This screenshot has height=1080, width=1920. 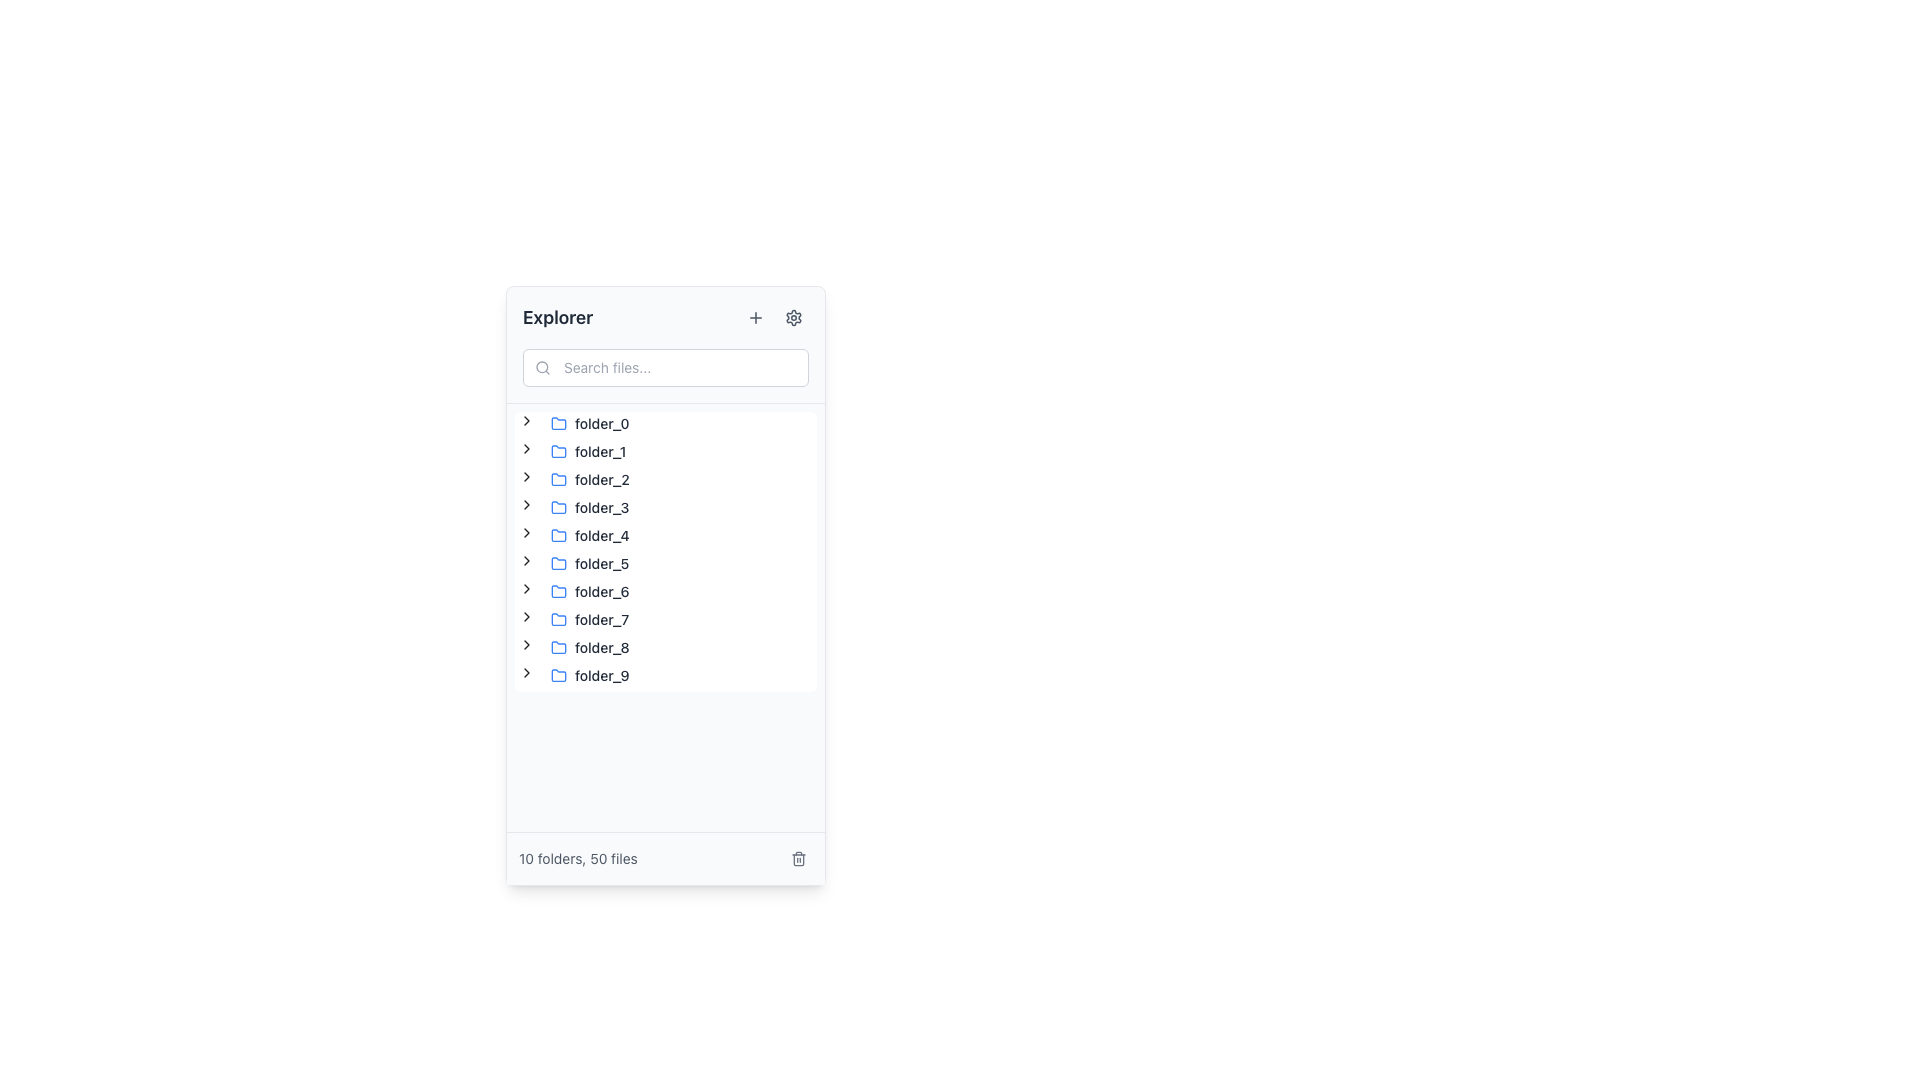 I want to click on the gear/settings icon located in the top-right corner of the explorer panel, so click(x=792, y=316).